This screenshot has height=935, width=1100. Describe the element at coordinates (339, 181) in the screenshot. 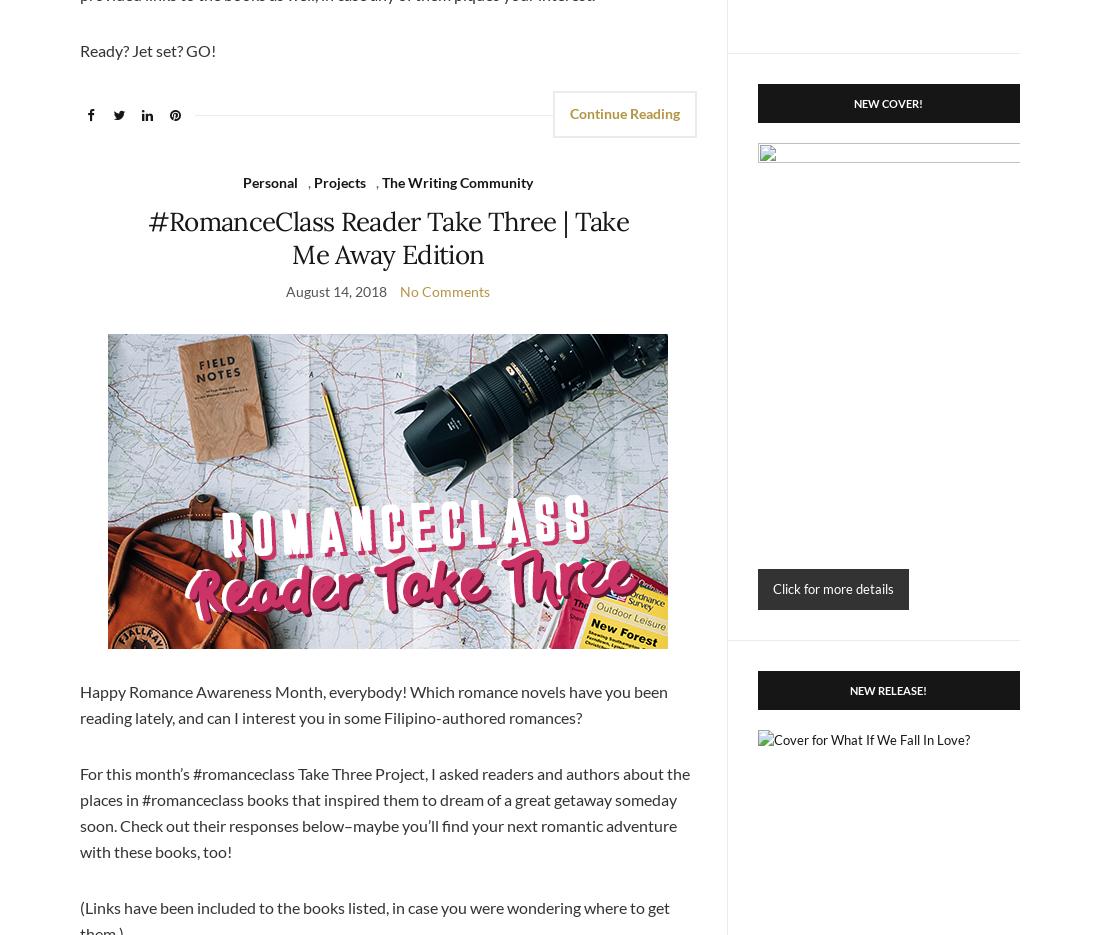

I see `'Projects'` at that location.